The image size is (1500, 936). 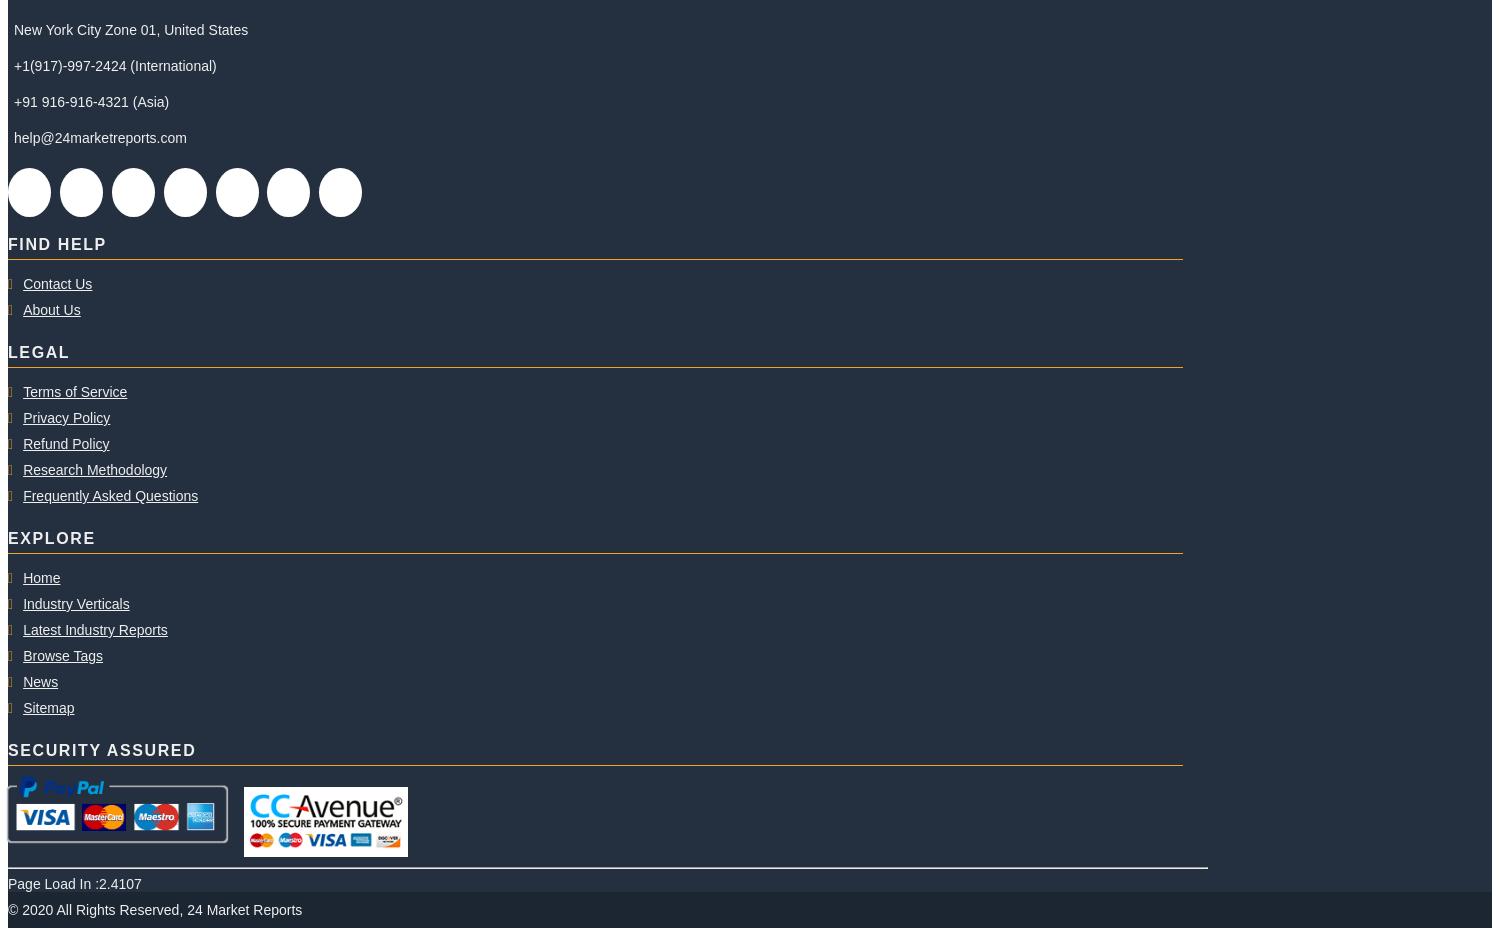 I want to click on 'FIND HELP', so click(x=57, y=243).